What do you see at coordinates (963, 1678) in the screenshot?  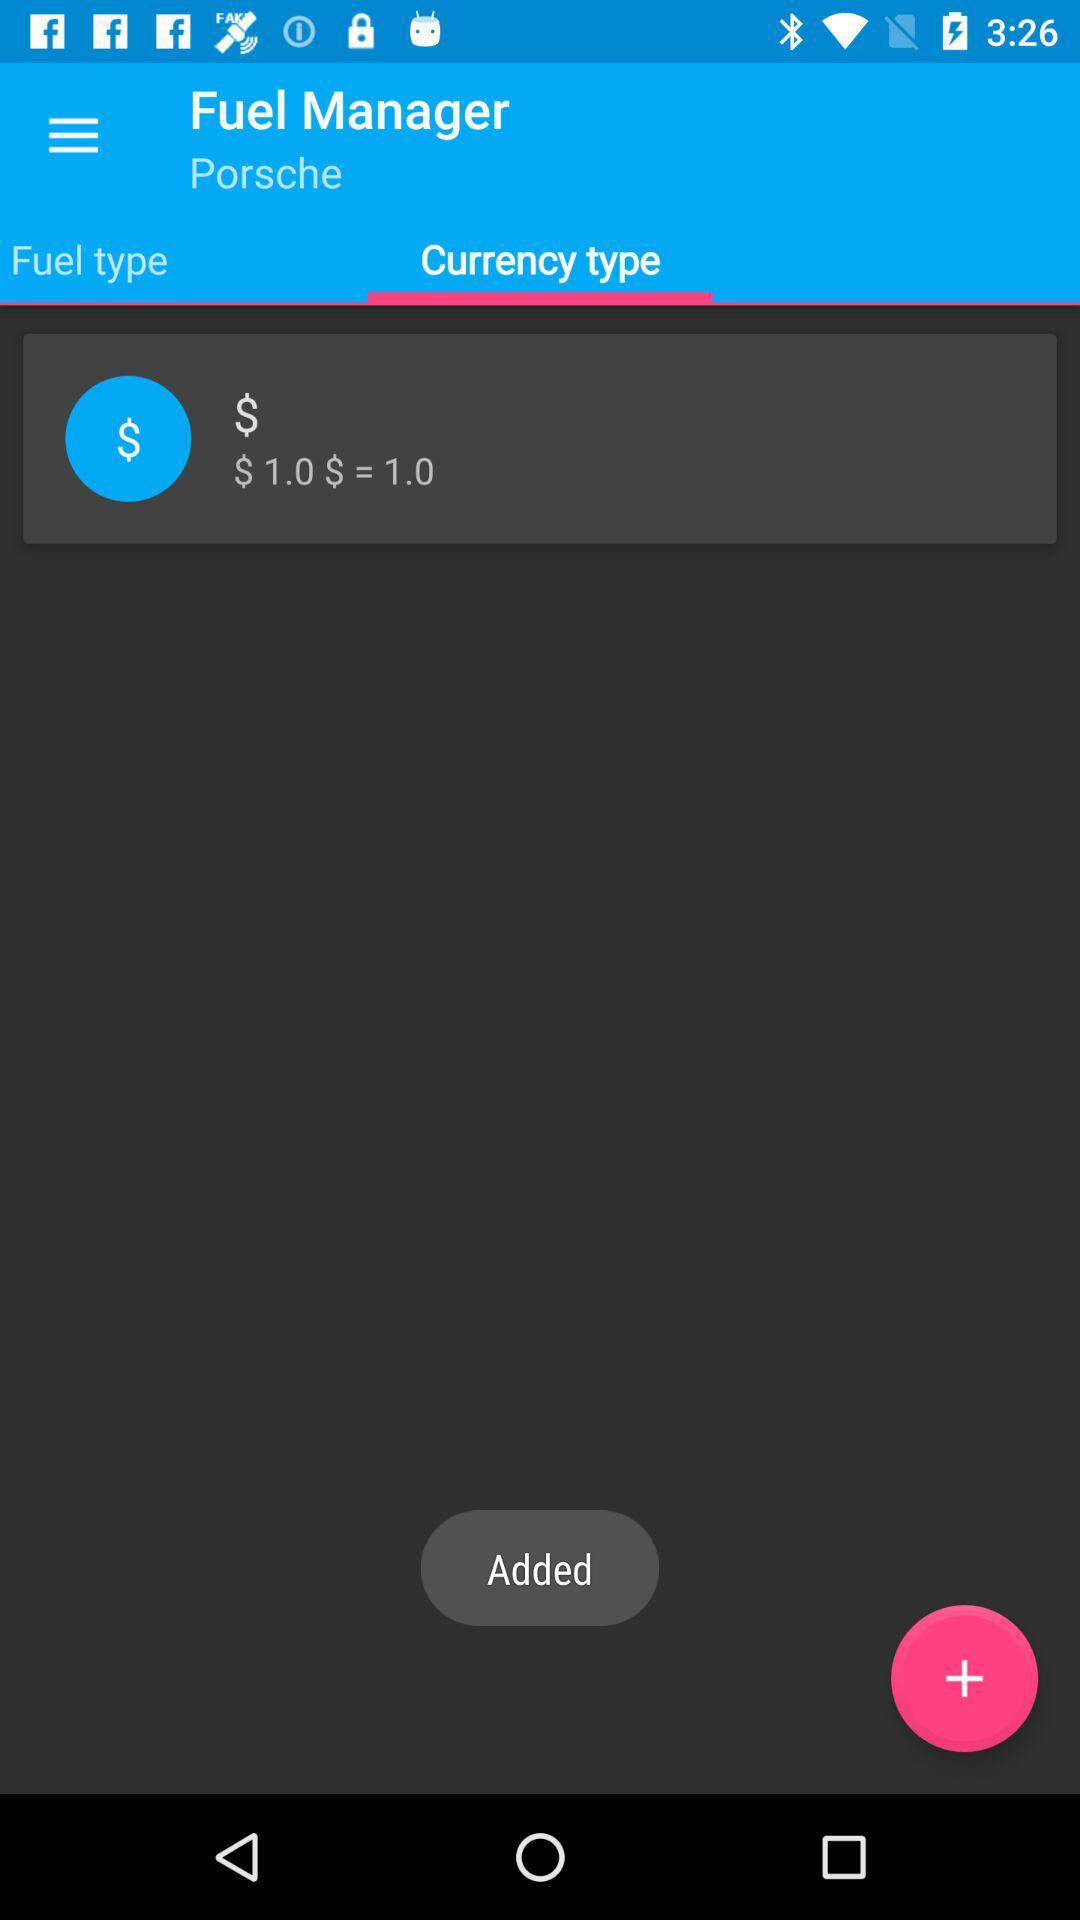 I see `the icon at the bottom right corner` at bounding box center [963, 1678].